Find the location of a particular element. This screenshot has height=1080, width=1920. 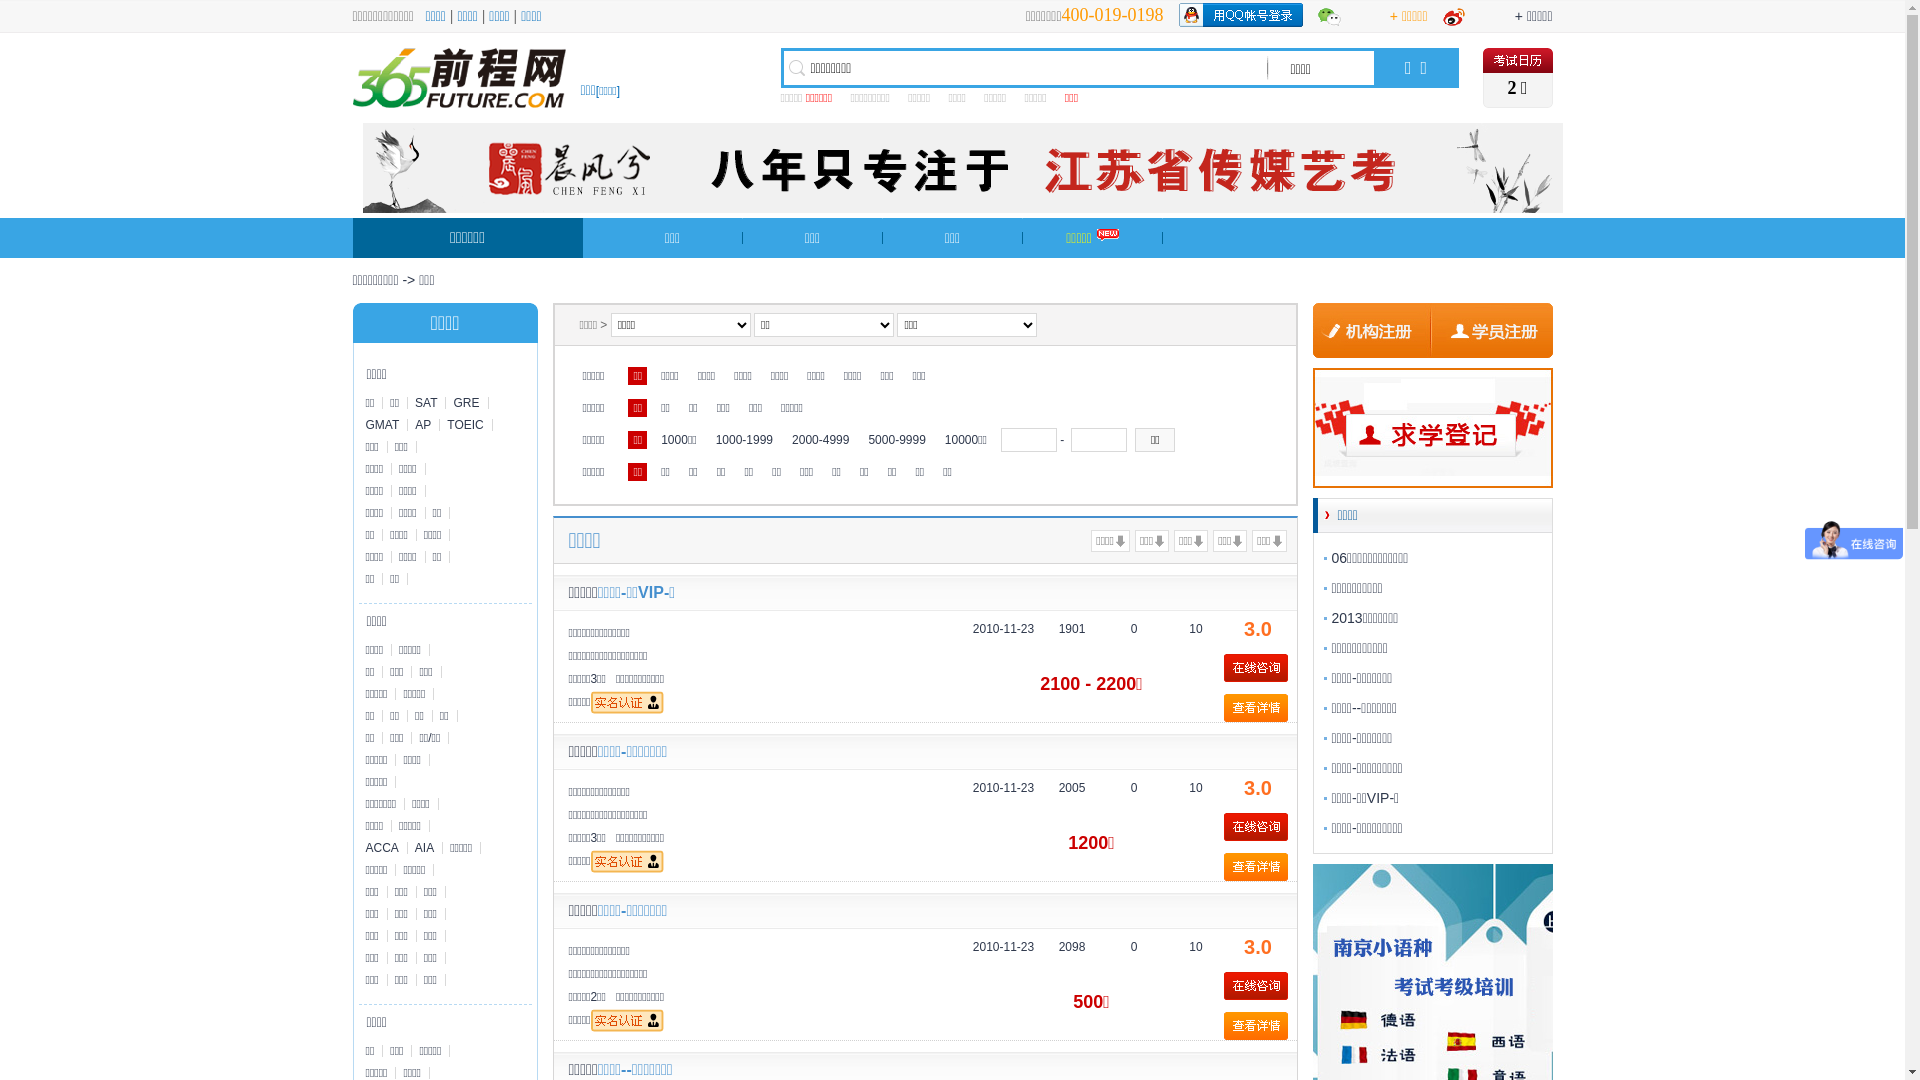

'SAT' is located at coordinates (426, 402).